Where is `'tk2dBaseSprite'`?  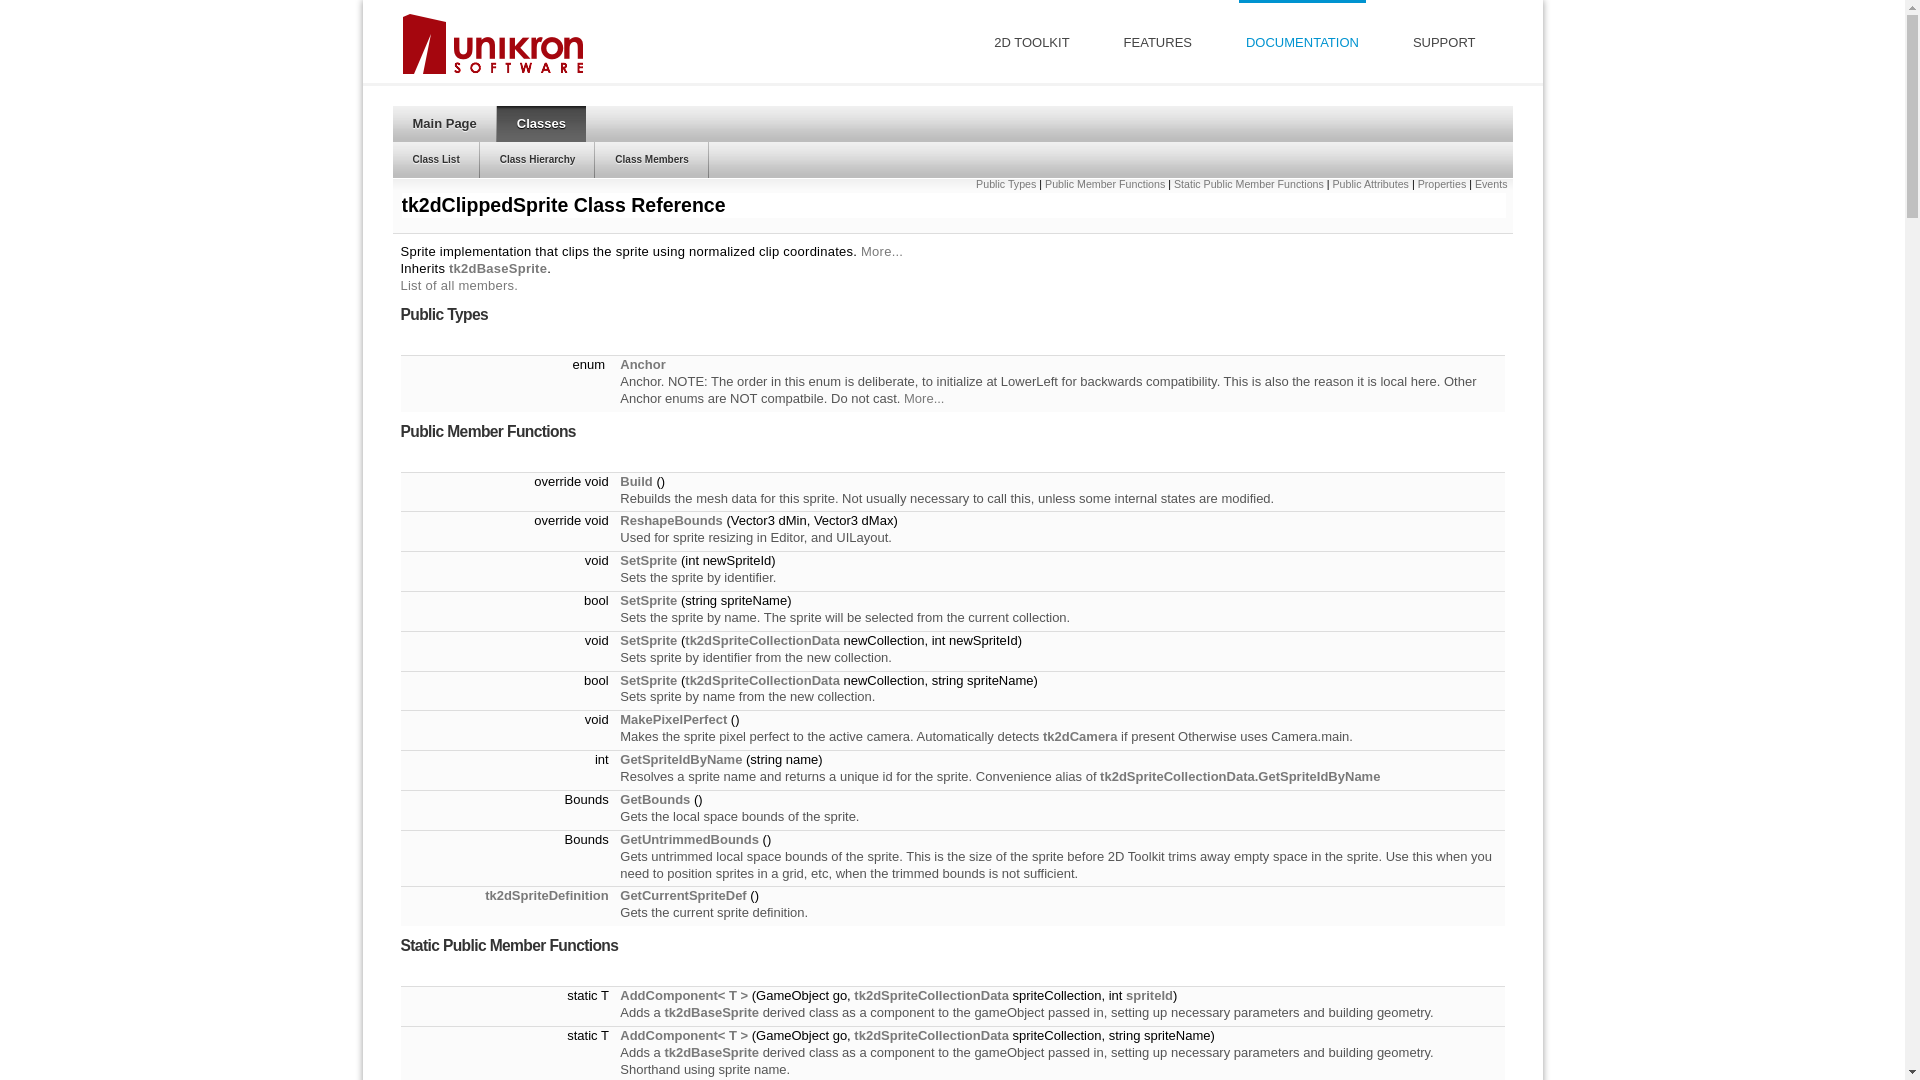
'tk2dBaseSprite' is located at coordinates (498, 267).